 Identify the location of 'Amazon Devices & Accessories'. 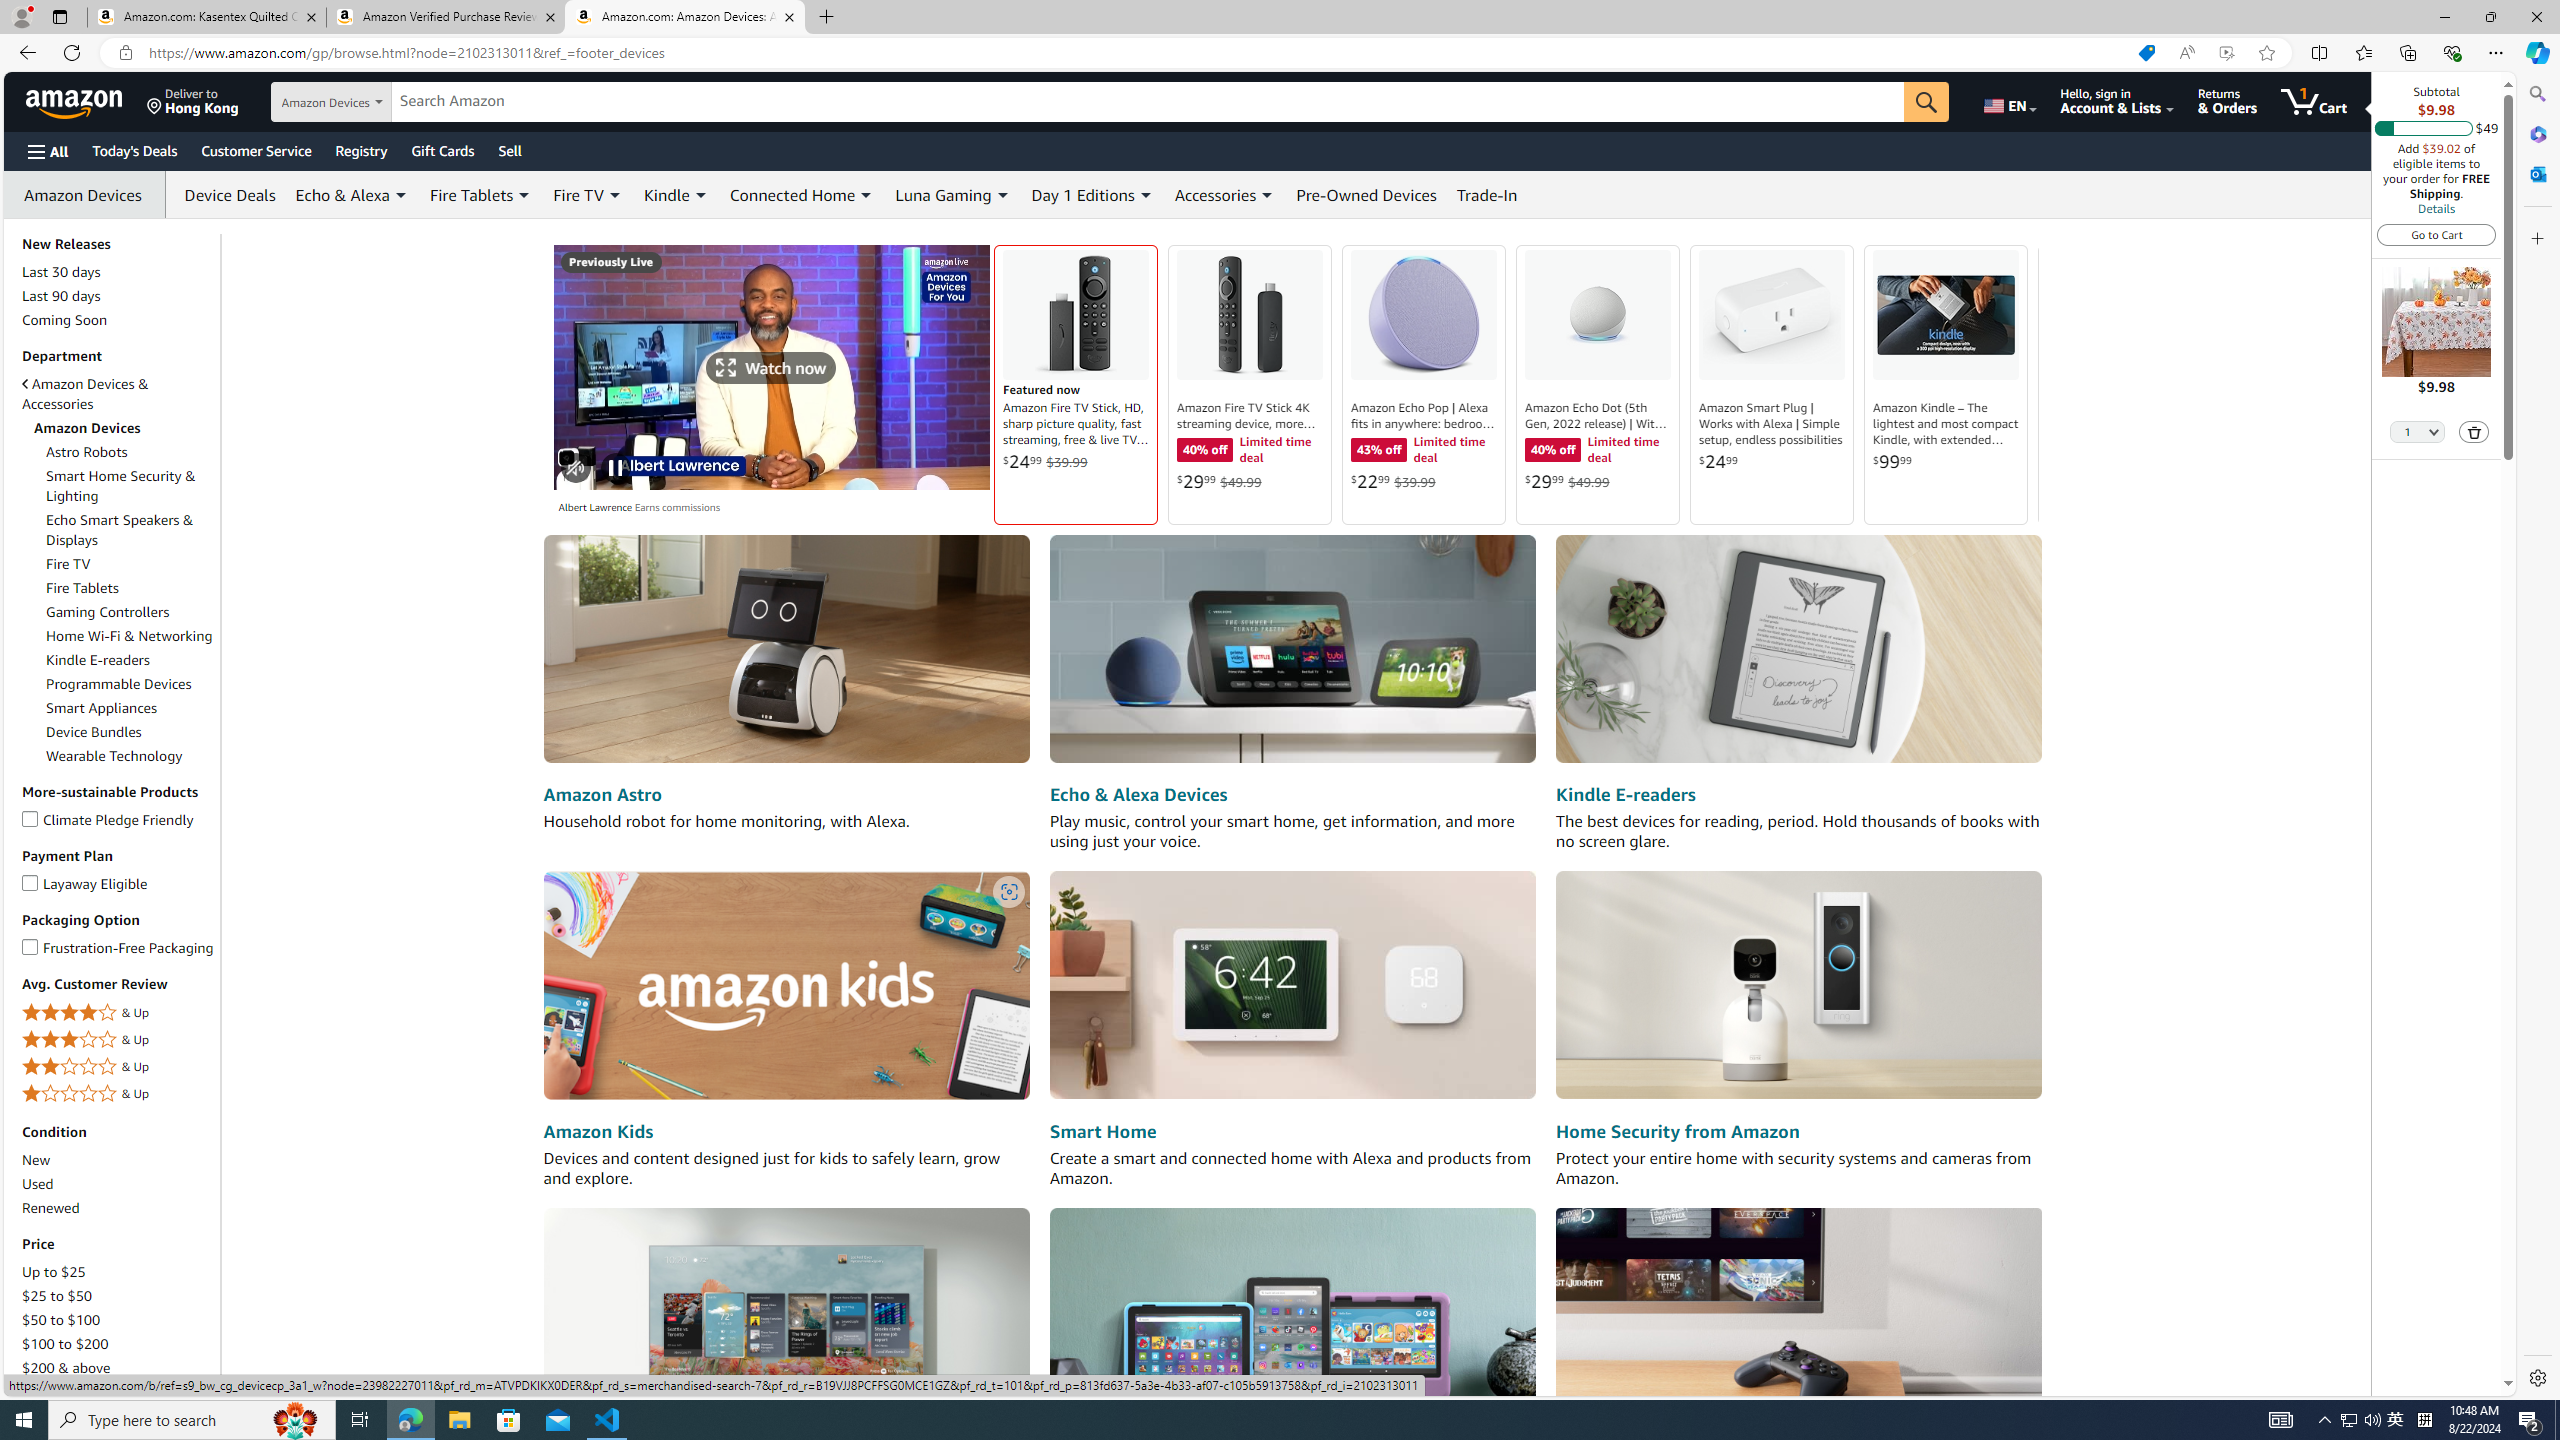
(118, 394).